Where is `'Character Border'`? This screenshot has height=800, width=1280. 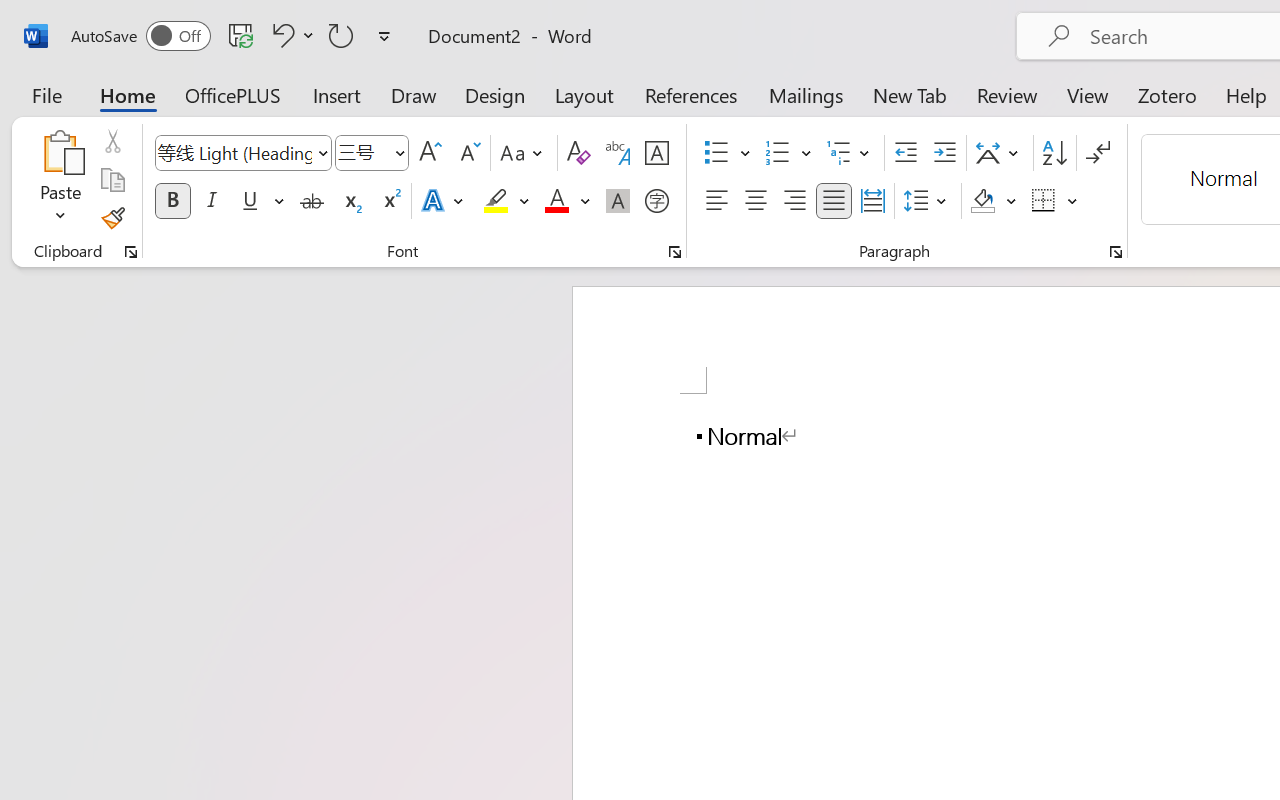
'Character Border' is located at coordinates (656, 153).